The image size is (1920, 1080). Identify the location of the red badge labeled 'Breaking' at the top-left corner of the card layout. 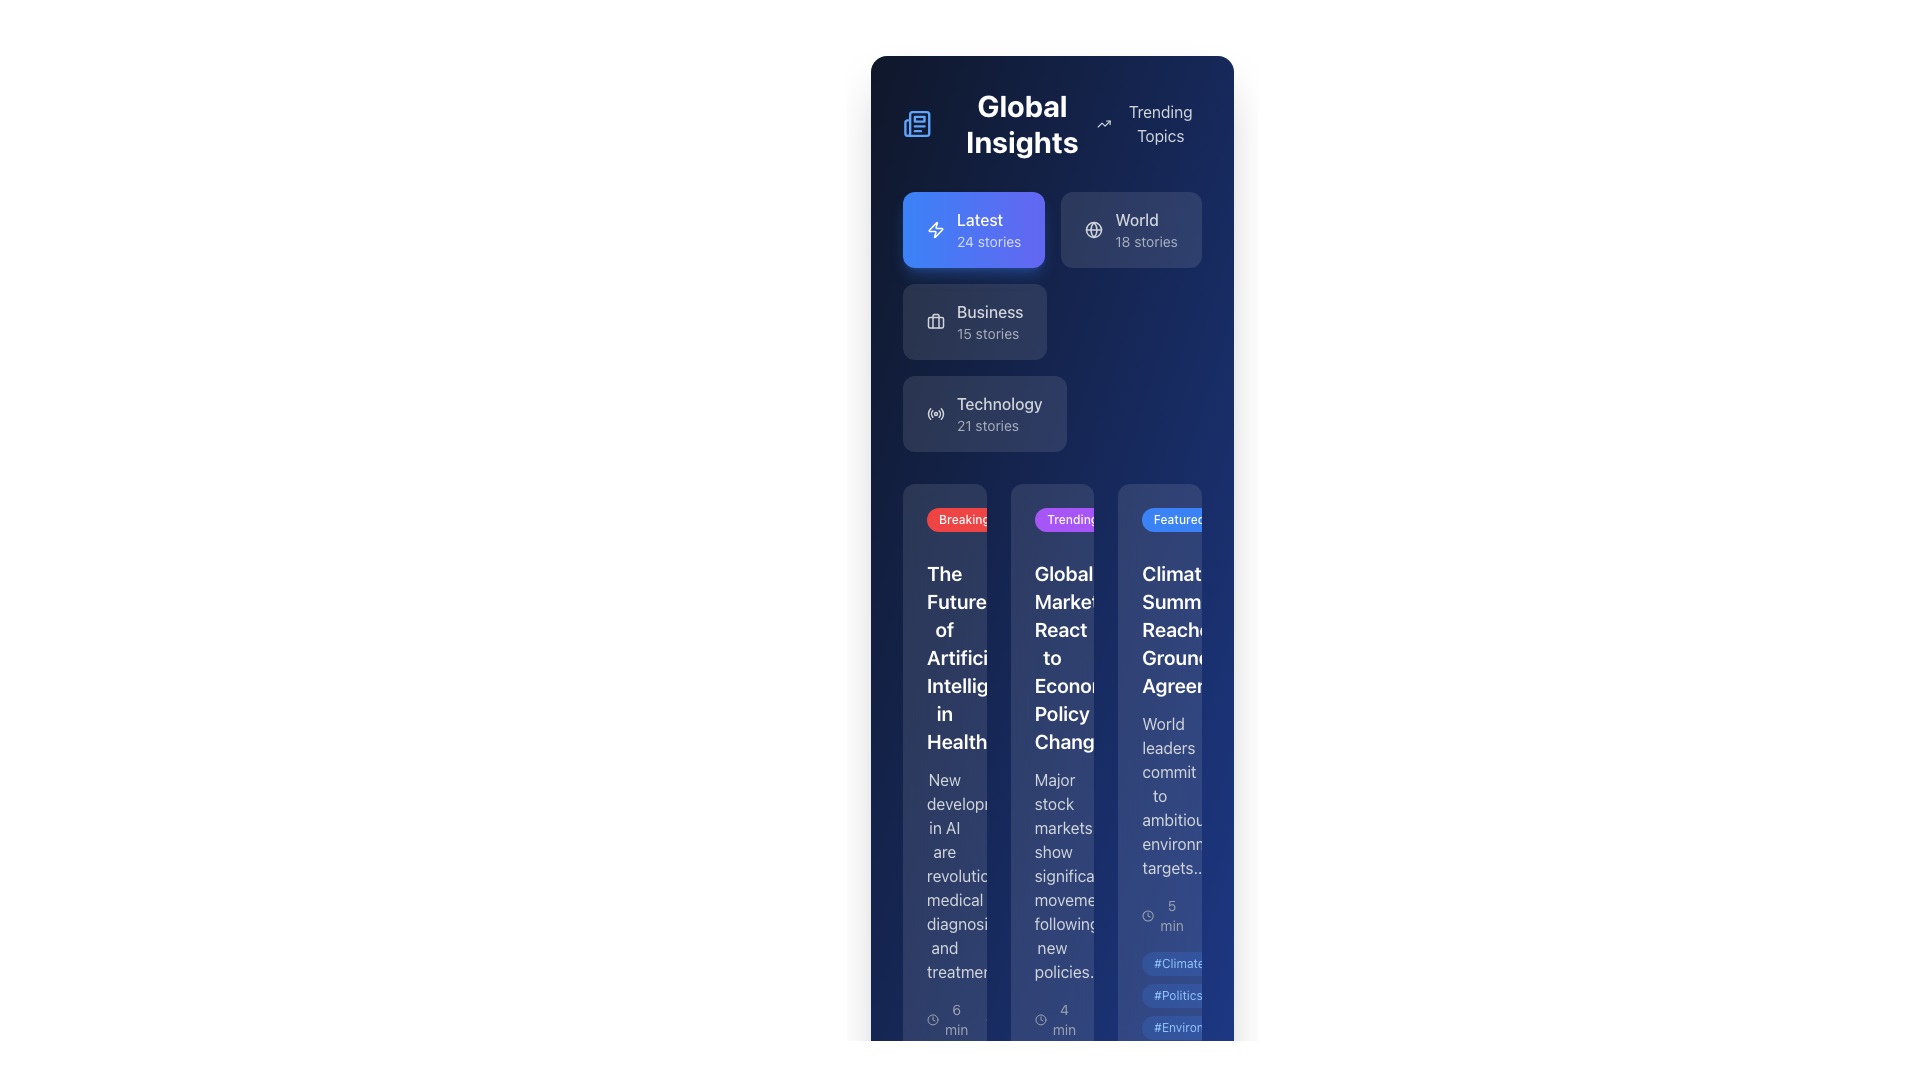
(943, 524).